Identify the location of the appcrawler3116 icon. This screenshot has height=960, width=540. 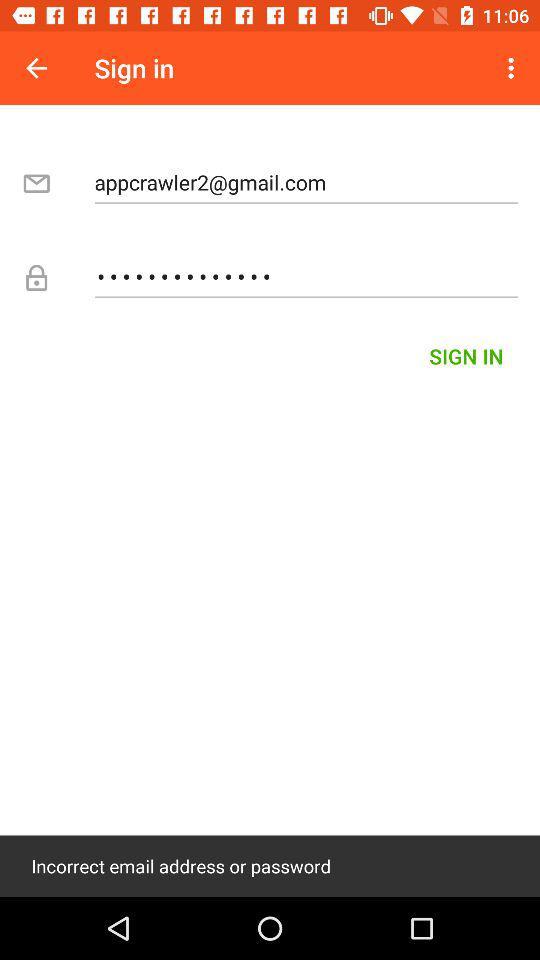
(306, 275).